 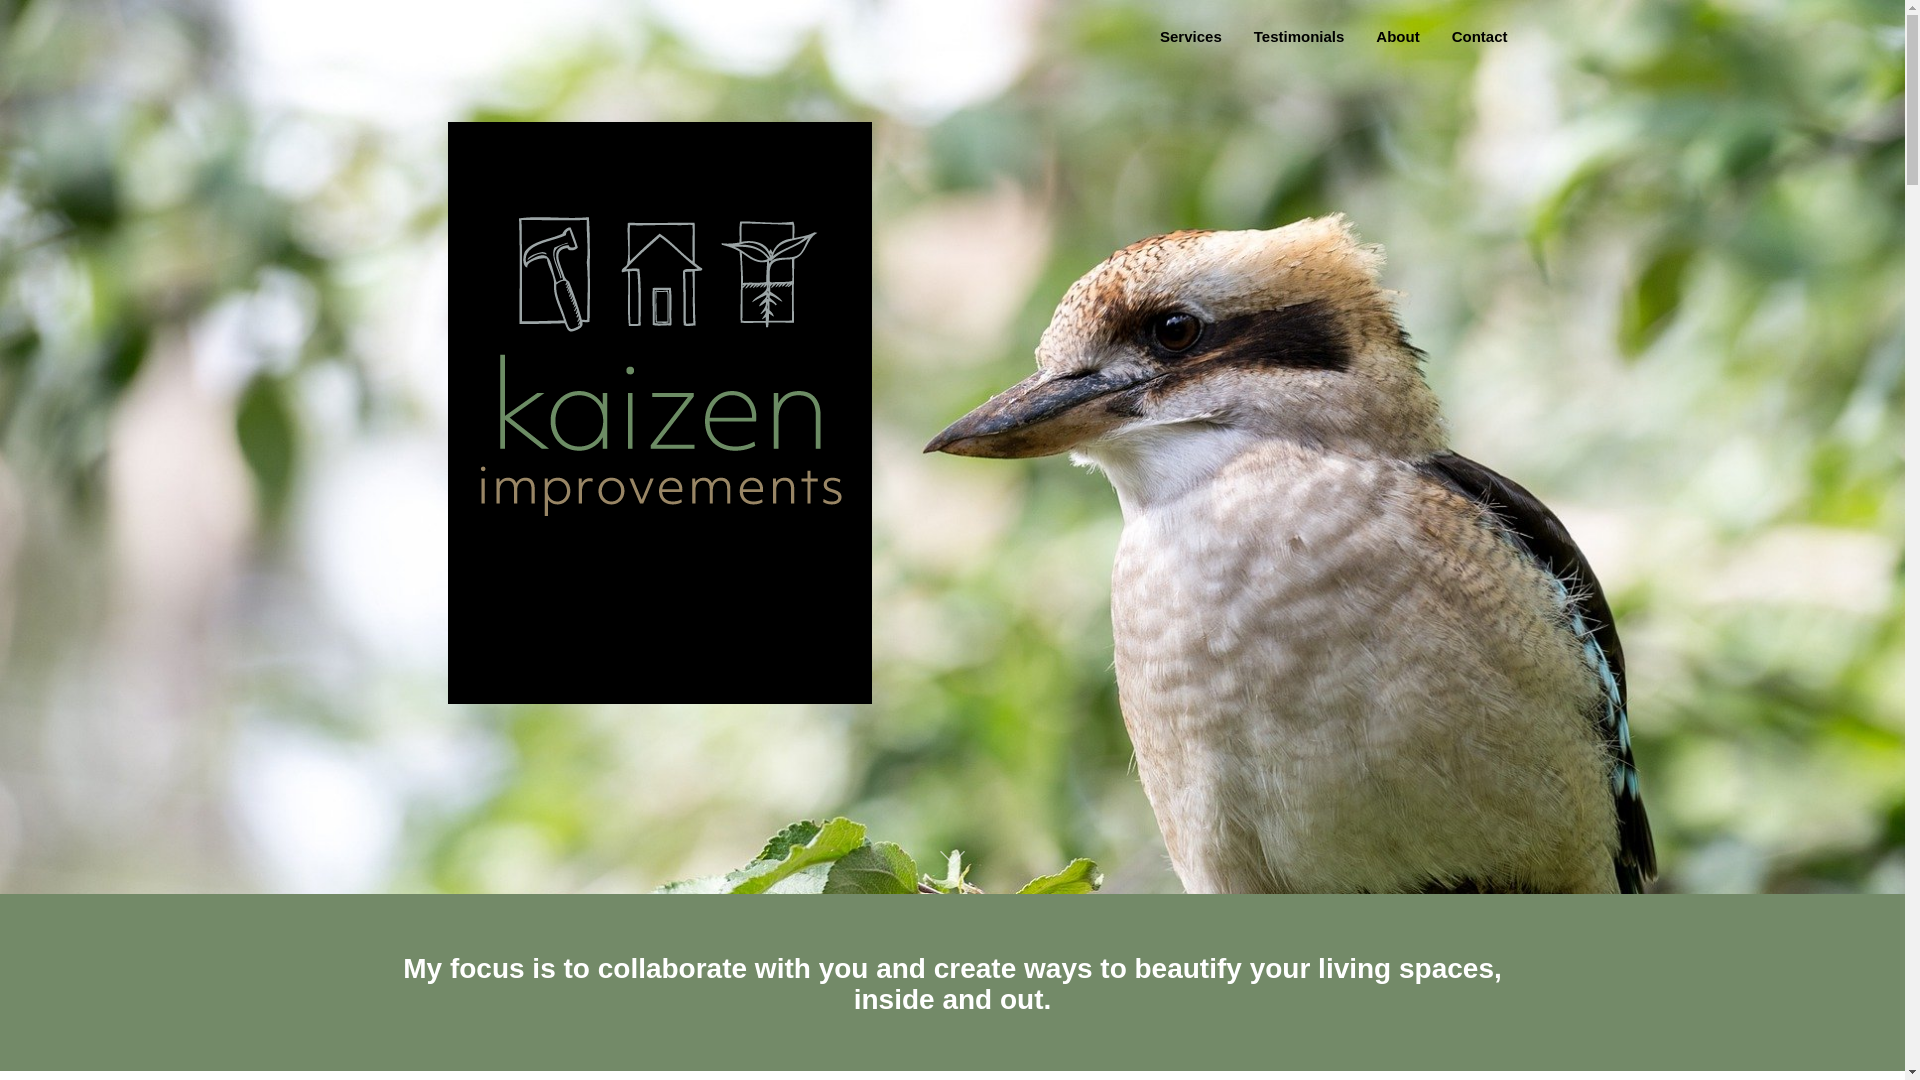 What do you see at coordinates (1396, 37) in the screenshot?
I see `'About'` at bounding box center [1396, 37].